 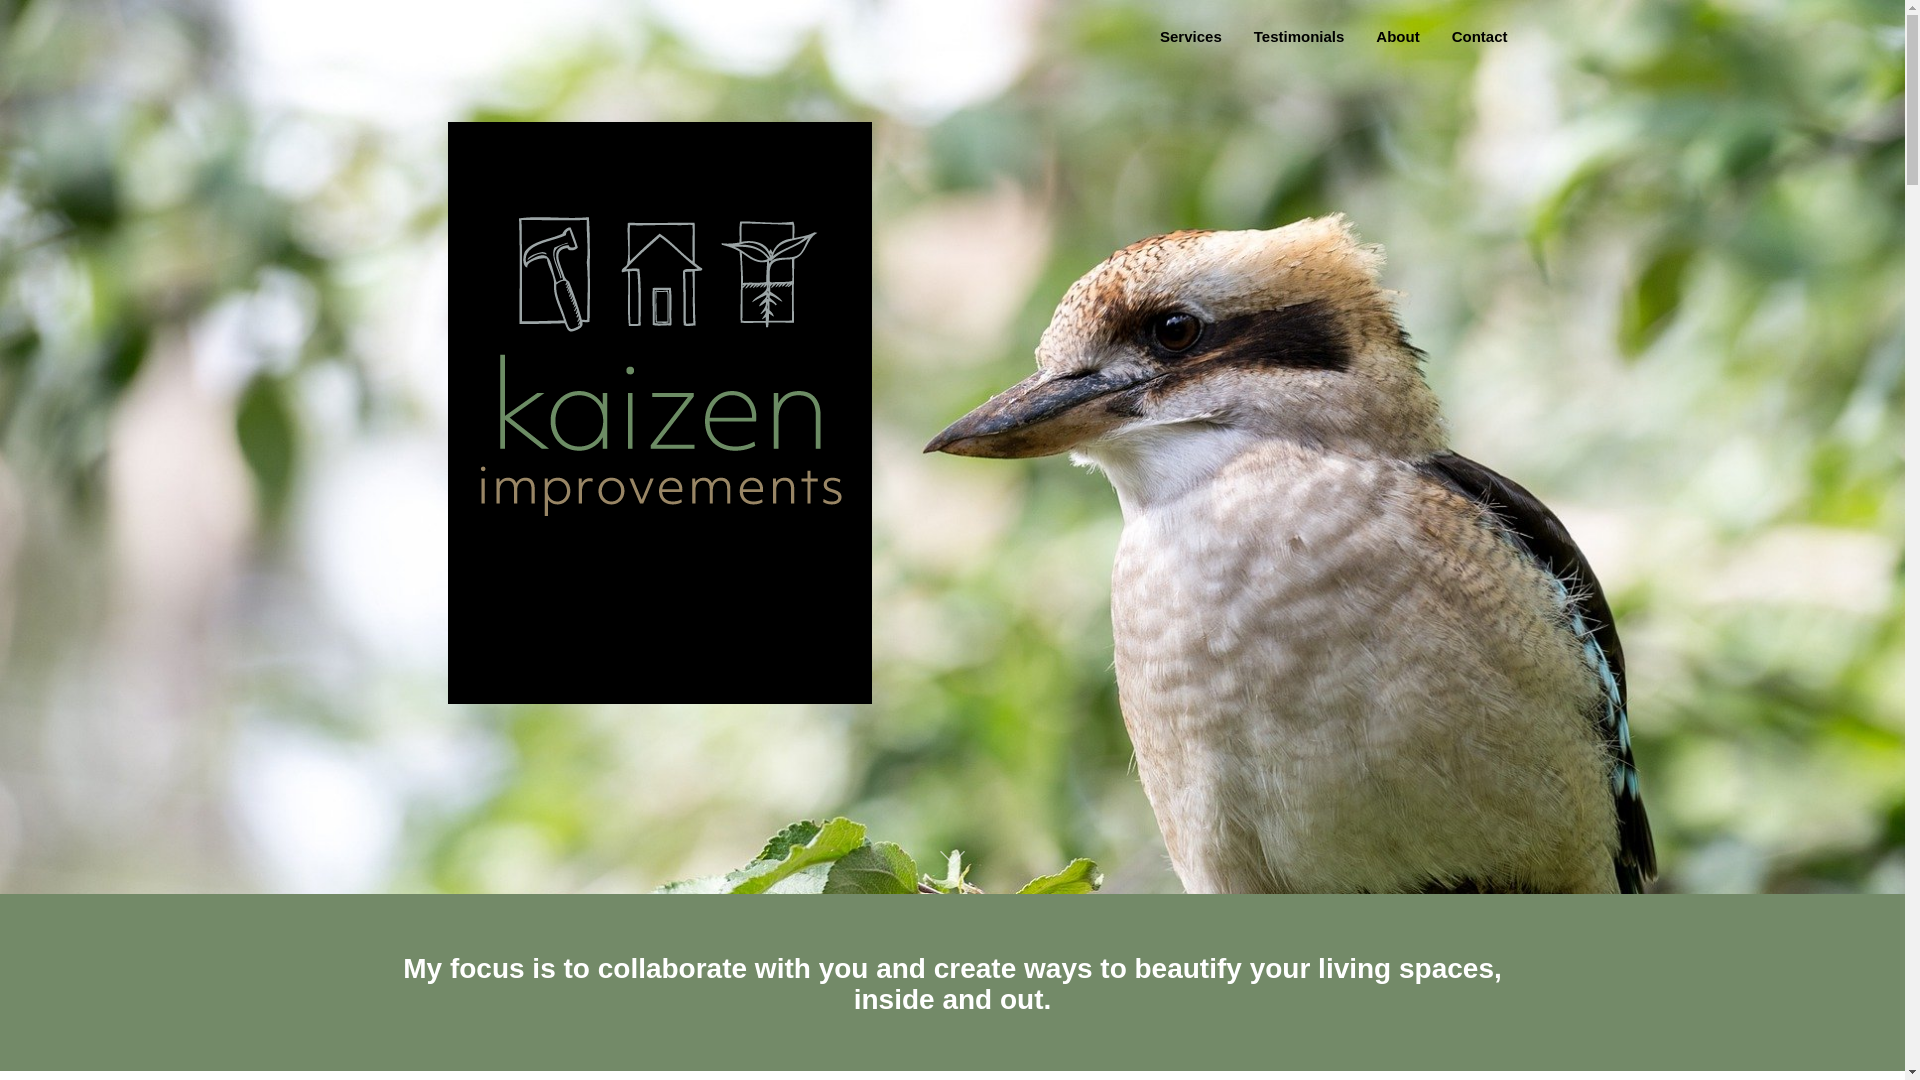 What do you see at coordinates (1396, 37) in the screenshot?
I see `'About'` at bounding box center [1396, 37].